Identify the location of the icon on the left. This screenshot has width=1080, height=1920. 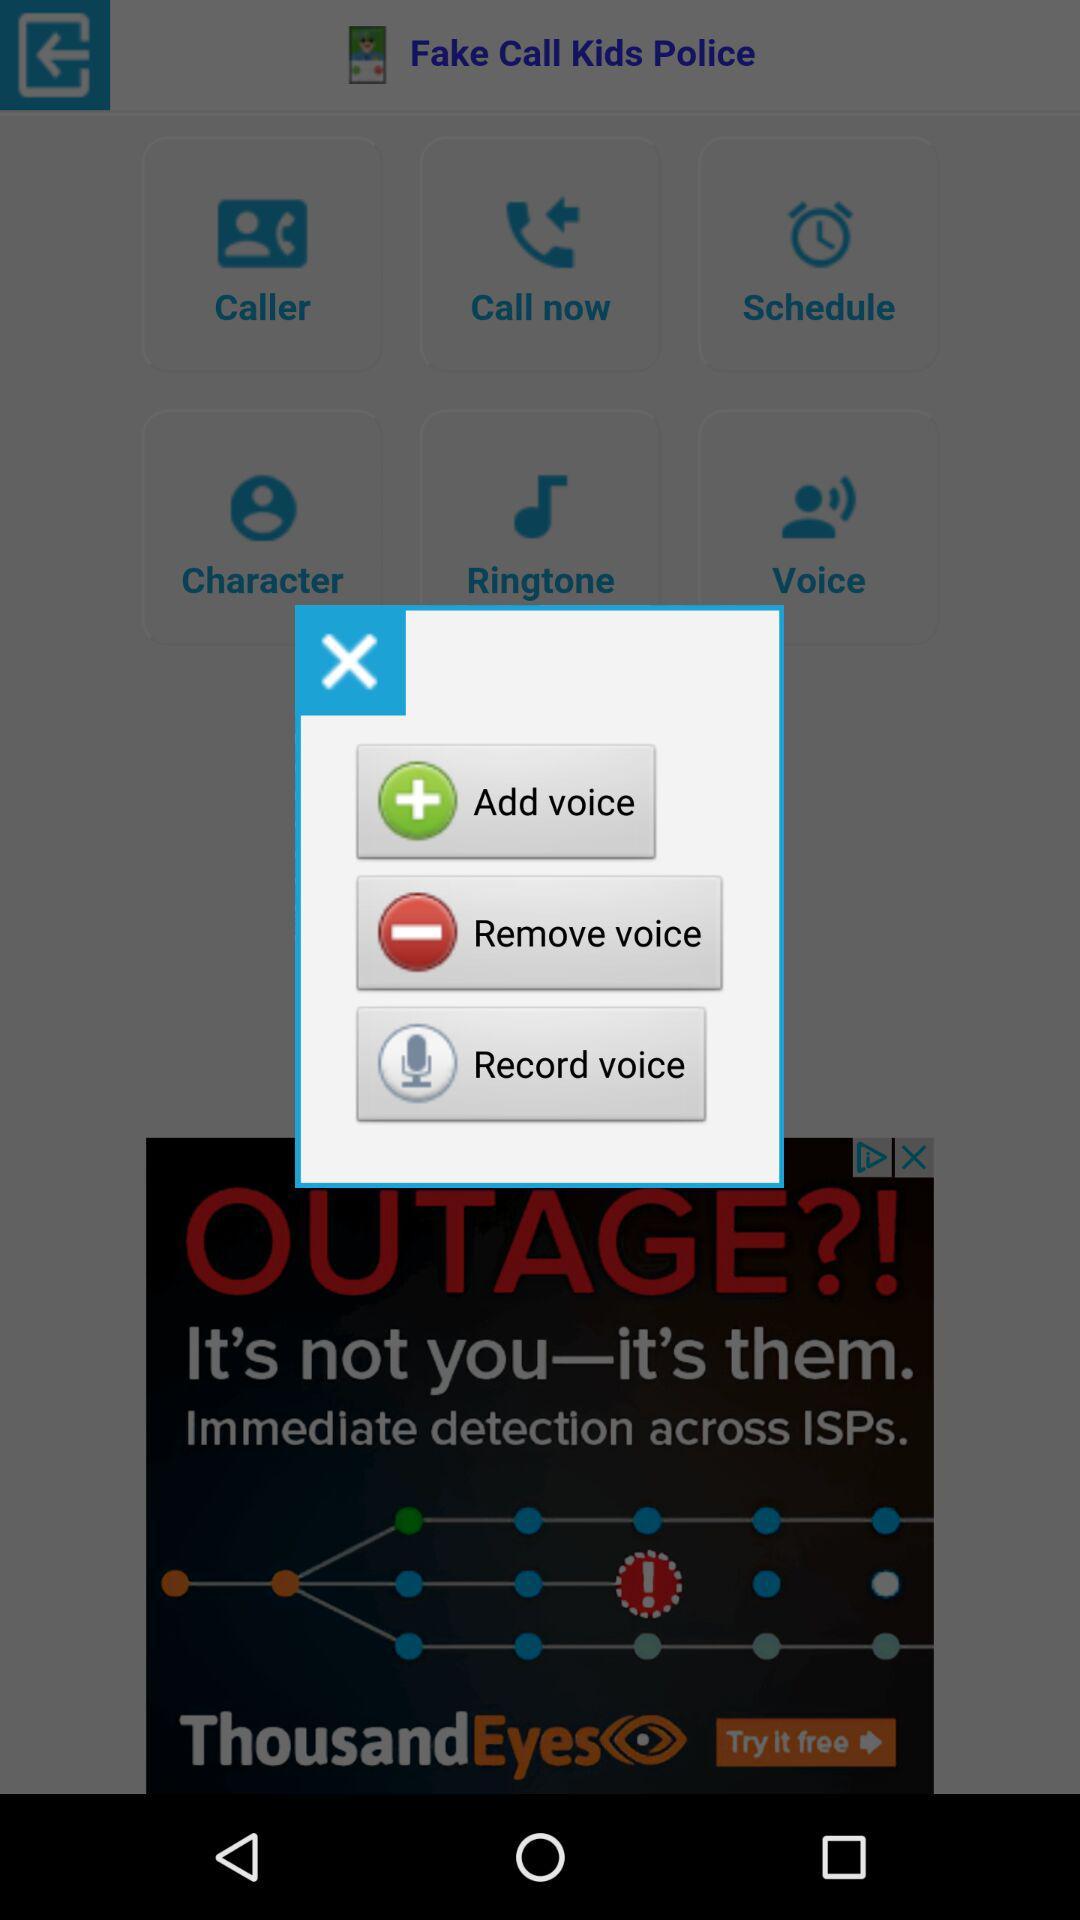
(349, 660).